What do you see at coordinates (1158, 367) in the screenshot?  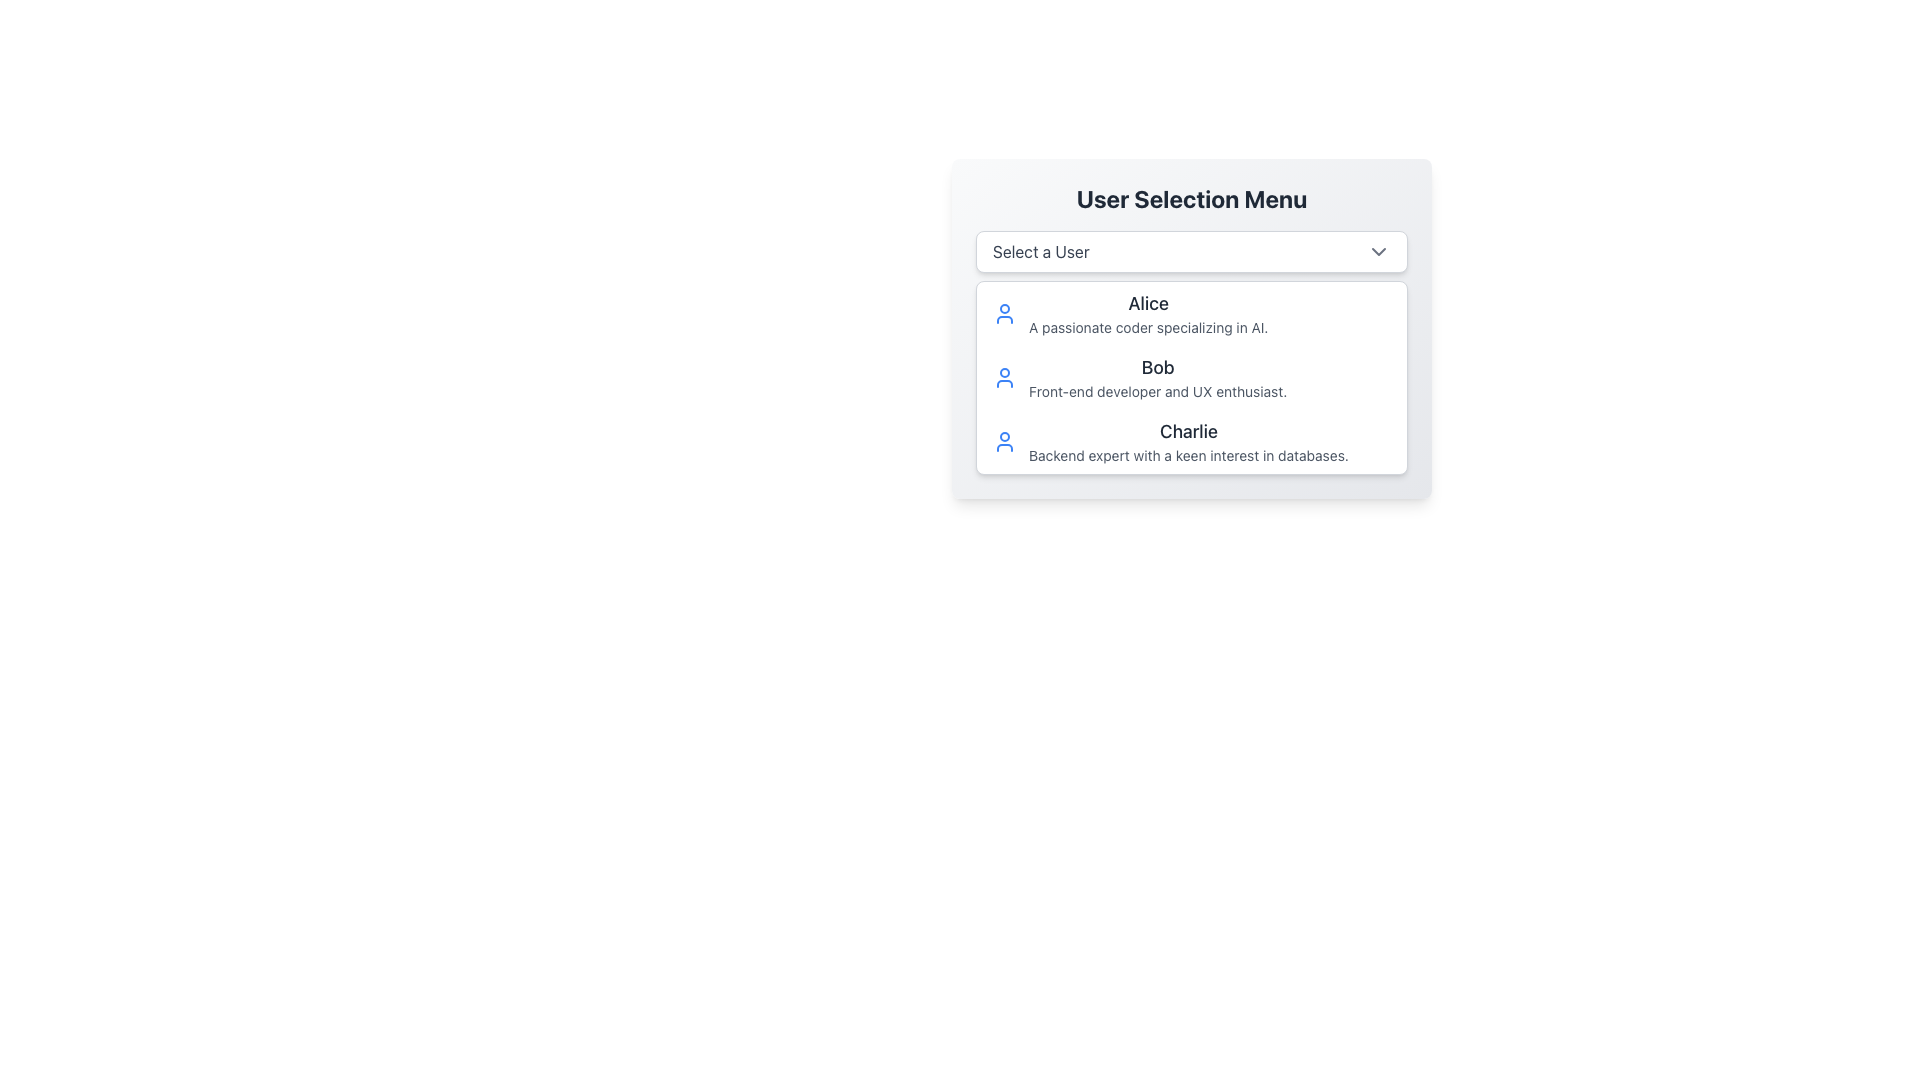 I see `the text label displaying 'Bob', which is the middle user entry in the 'User Selection Menu'` at bounding box center [1158, 367].